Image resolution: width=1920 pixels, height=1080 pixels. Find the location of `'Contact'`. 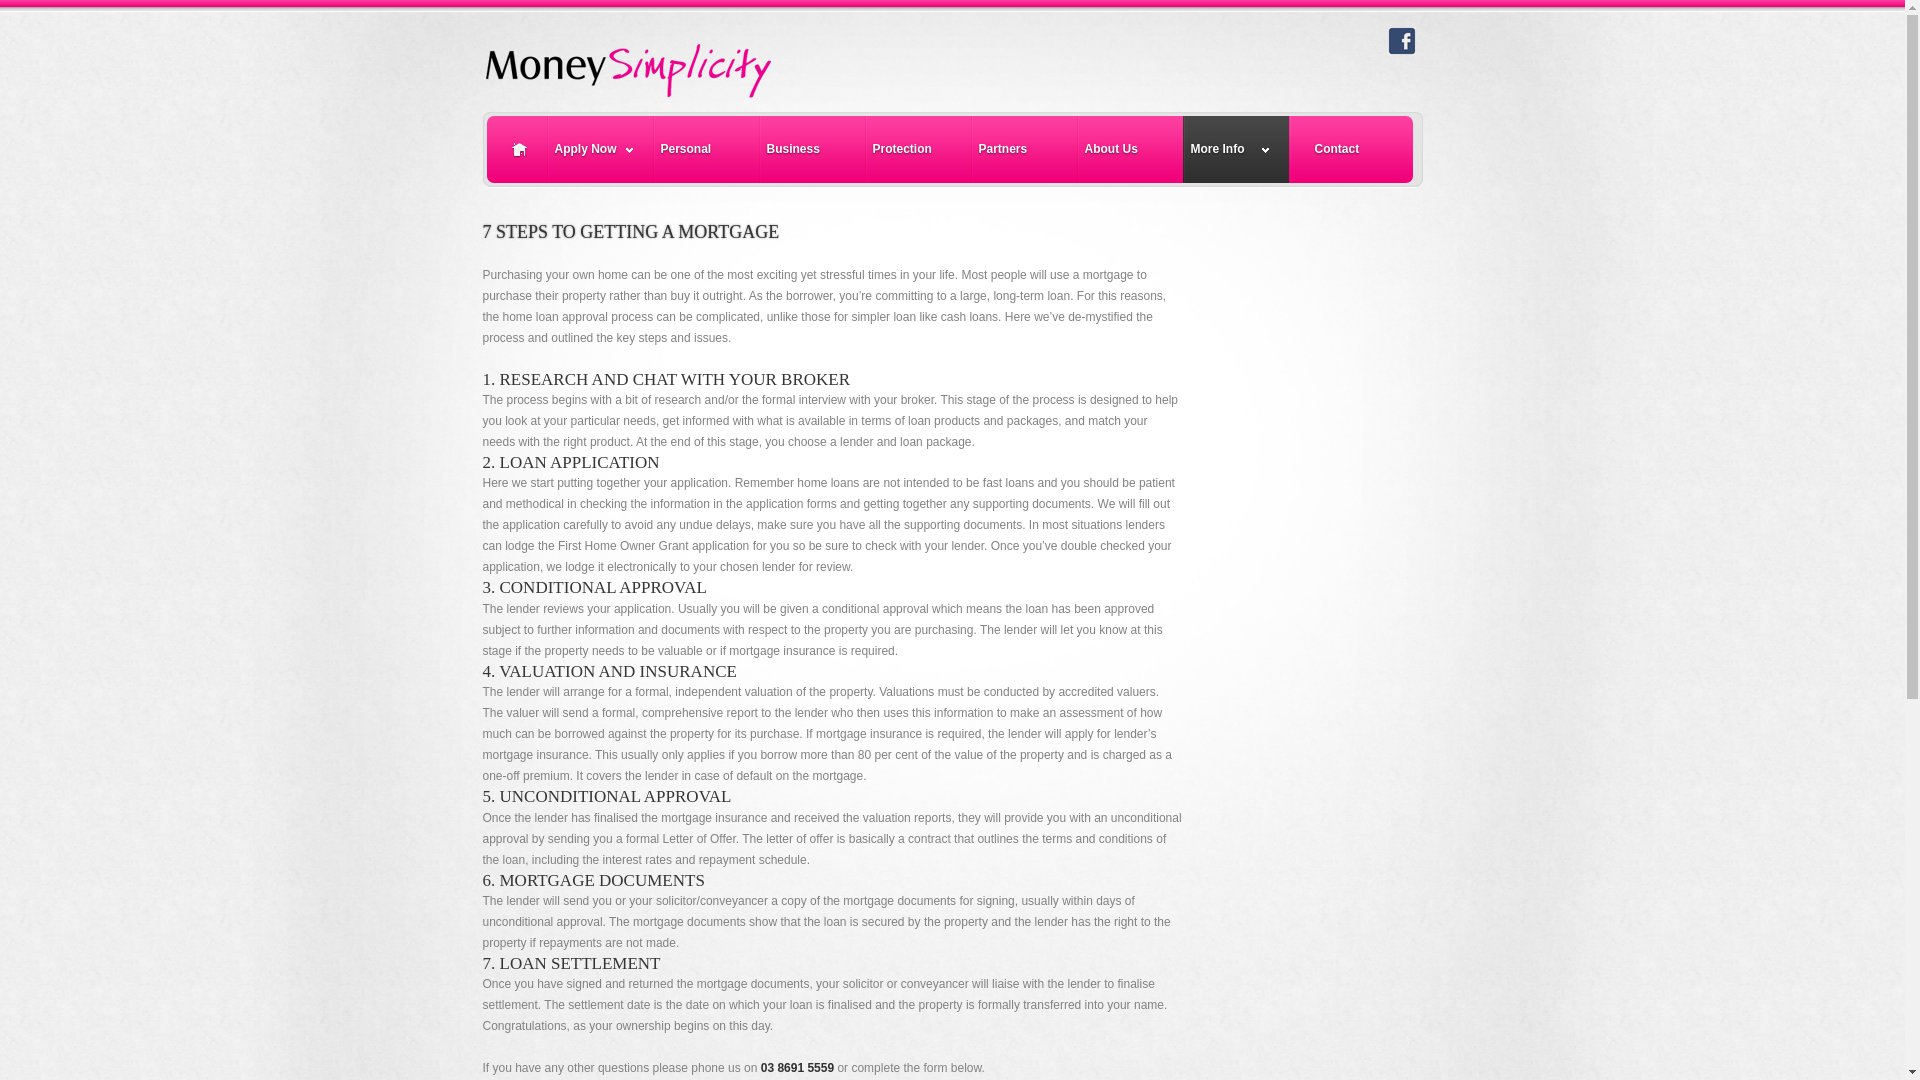

'Contact' is located at coordinates (1290, 148).